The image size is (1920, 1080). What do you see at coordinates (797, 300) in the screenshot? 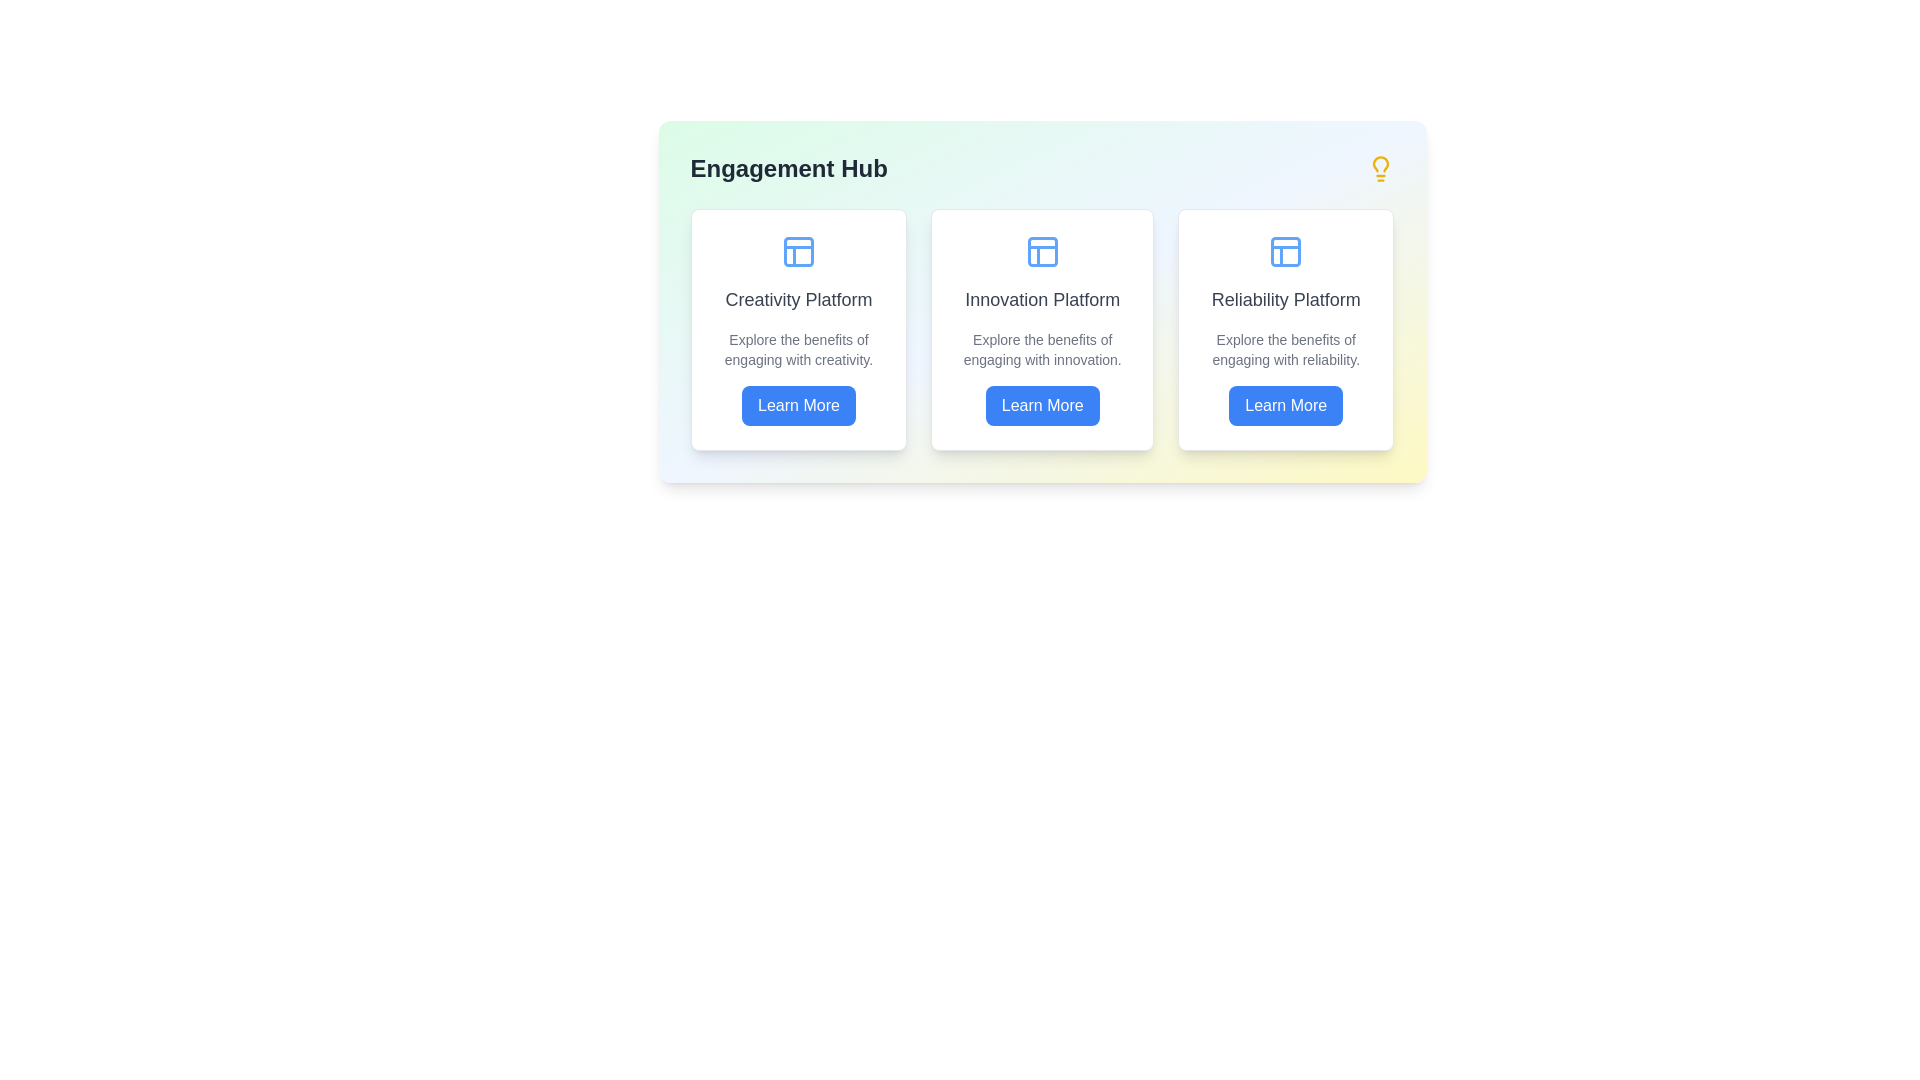
I see `the title text of the card labeled 'Creativity Platform' in the 'Engagement Hub'` at bounding box center [797, 300].